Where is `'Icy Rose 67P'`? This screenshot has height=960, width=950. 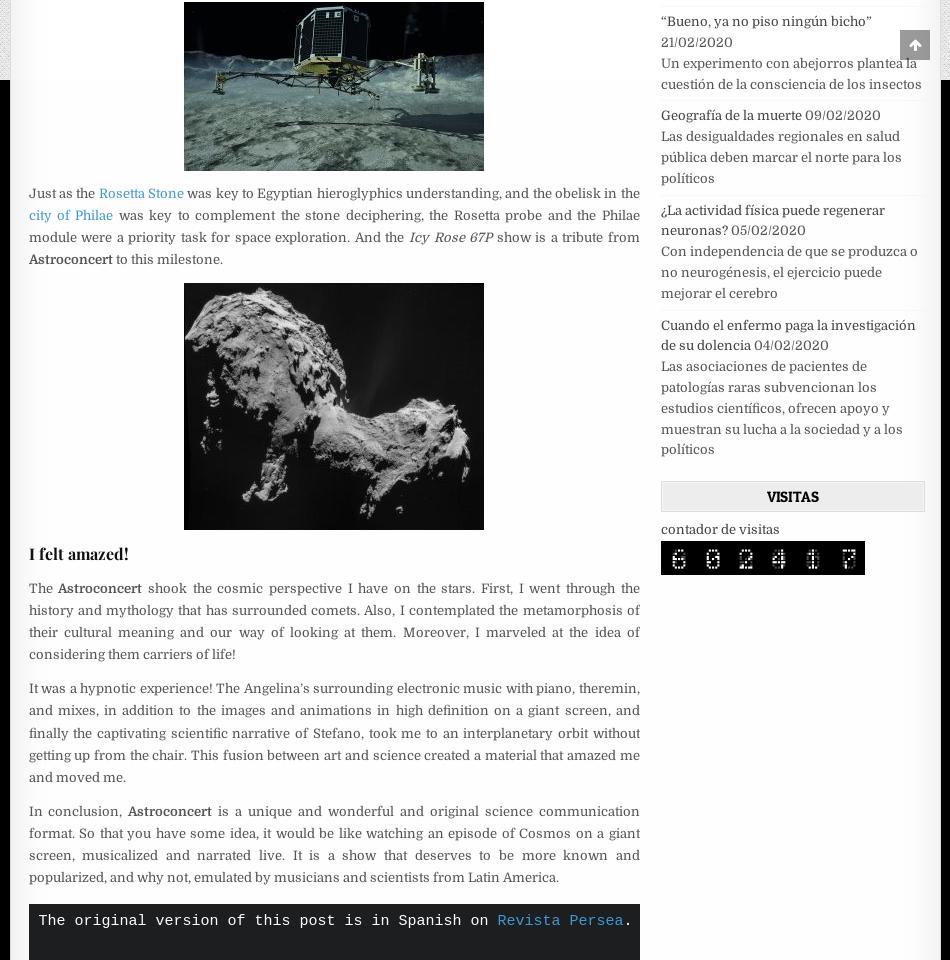
'Icy Rose 67P' is located at coordinates (449, 236).